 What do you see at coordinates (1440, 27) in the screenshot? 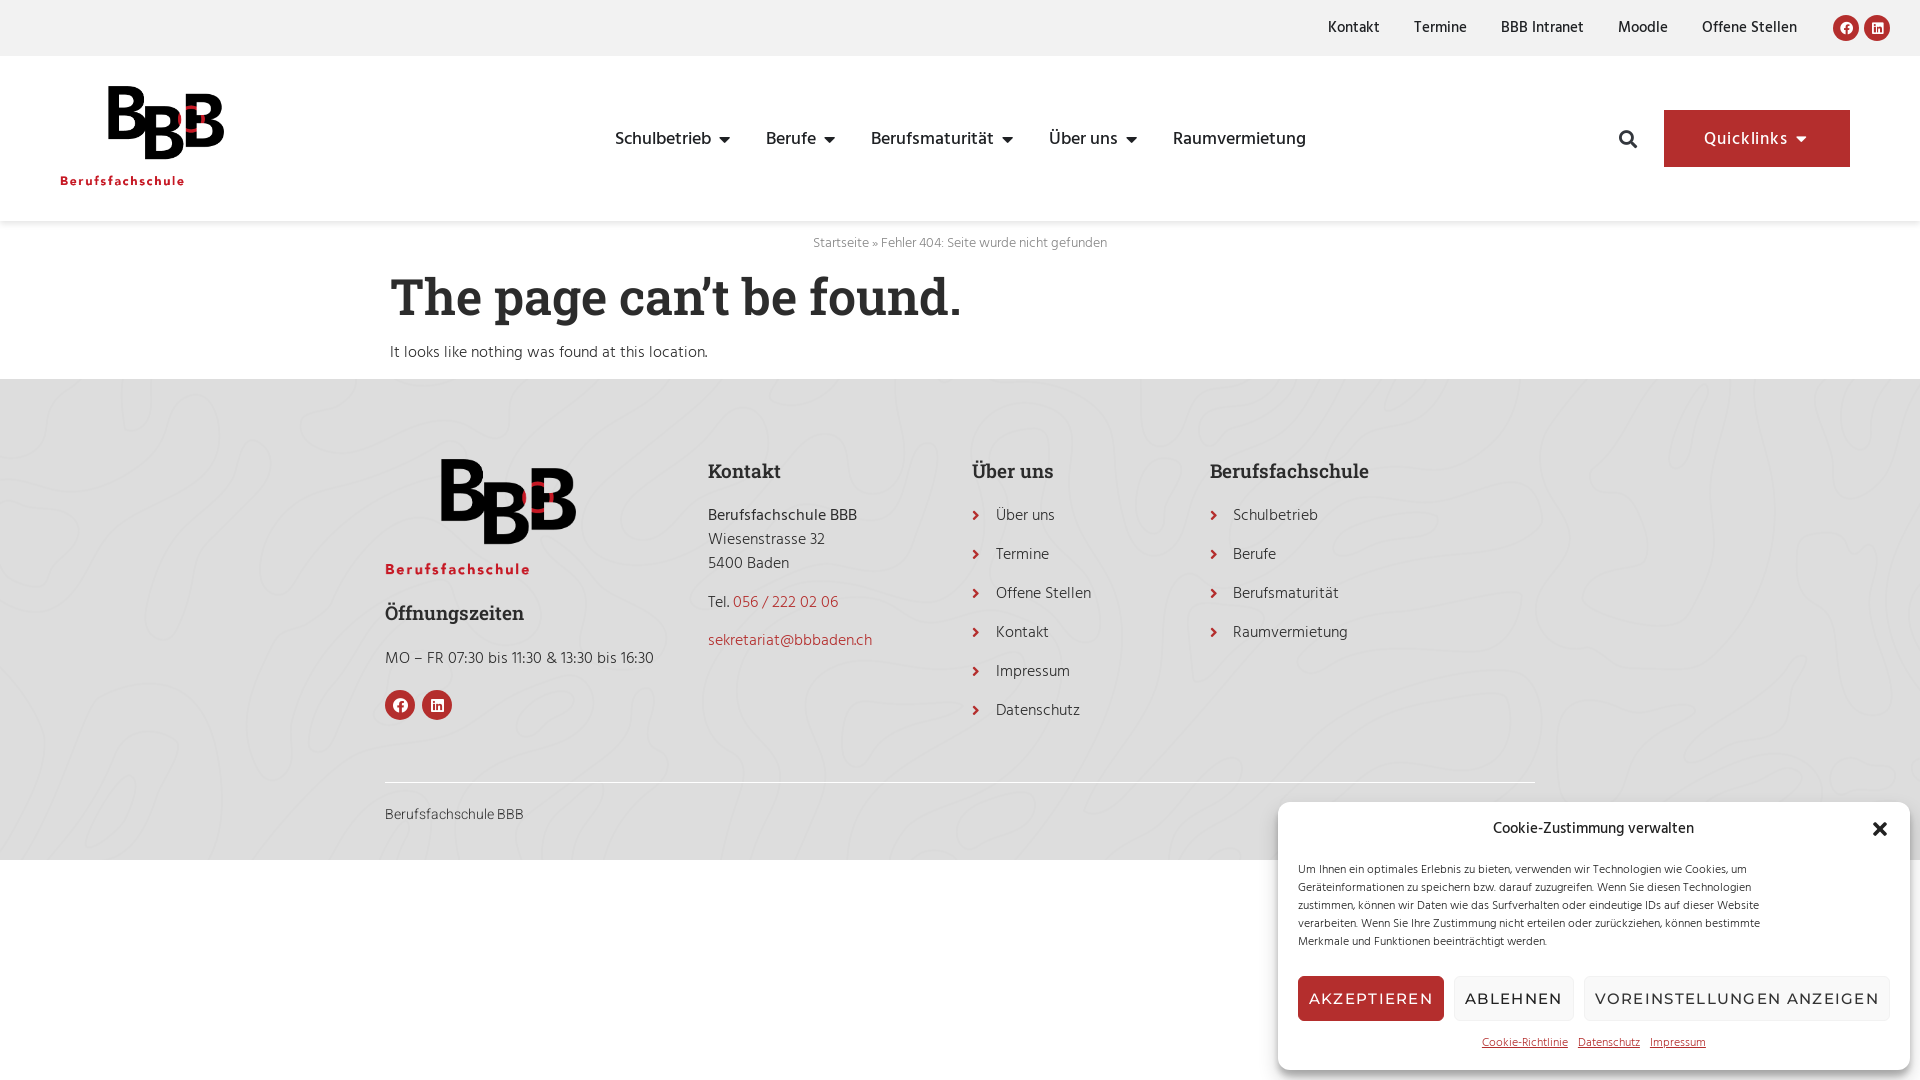
I see `'Termine'` at bounding box center [1440, 27].